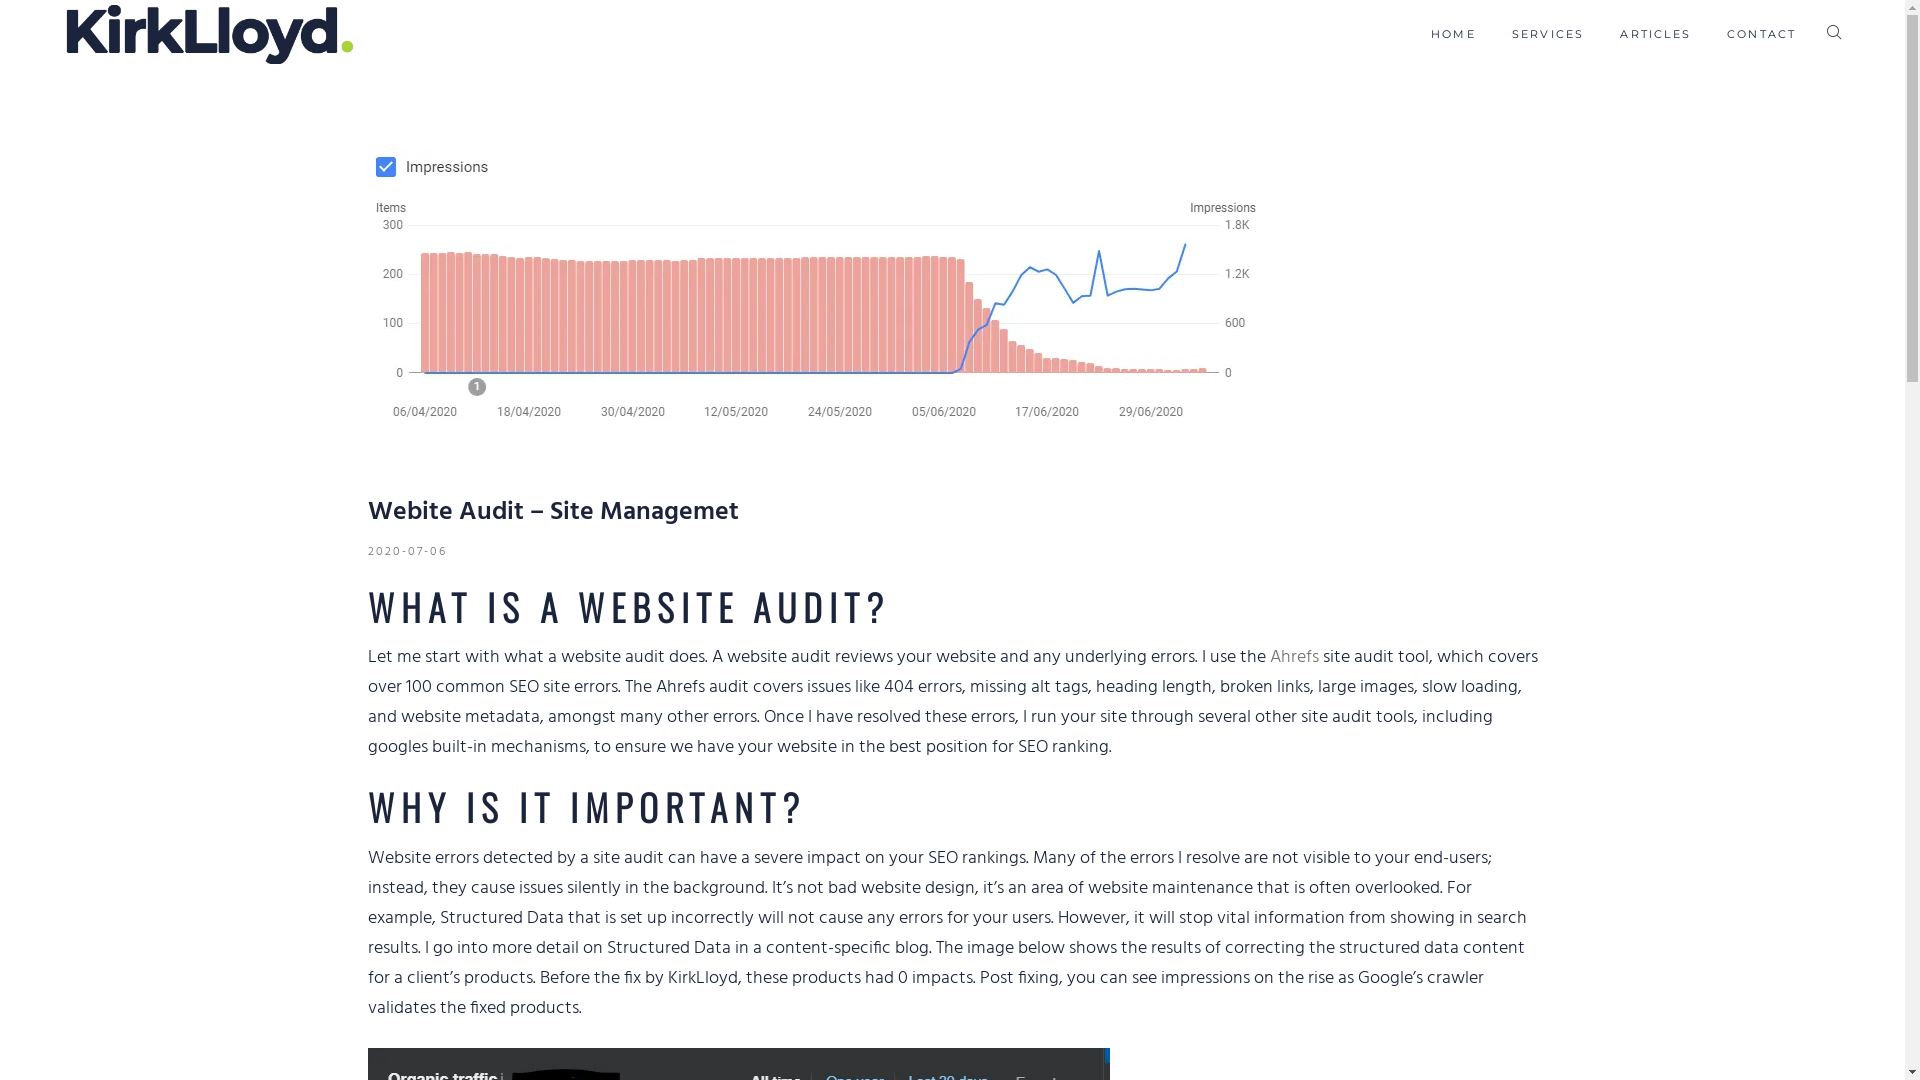 The width and height of the screenshot is (1920, 1080). What do you see at coordinates (1429, 34) in the screenshot?
I see `'HOME'` at bounding box center [1429, 34].